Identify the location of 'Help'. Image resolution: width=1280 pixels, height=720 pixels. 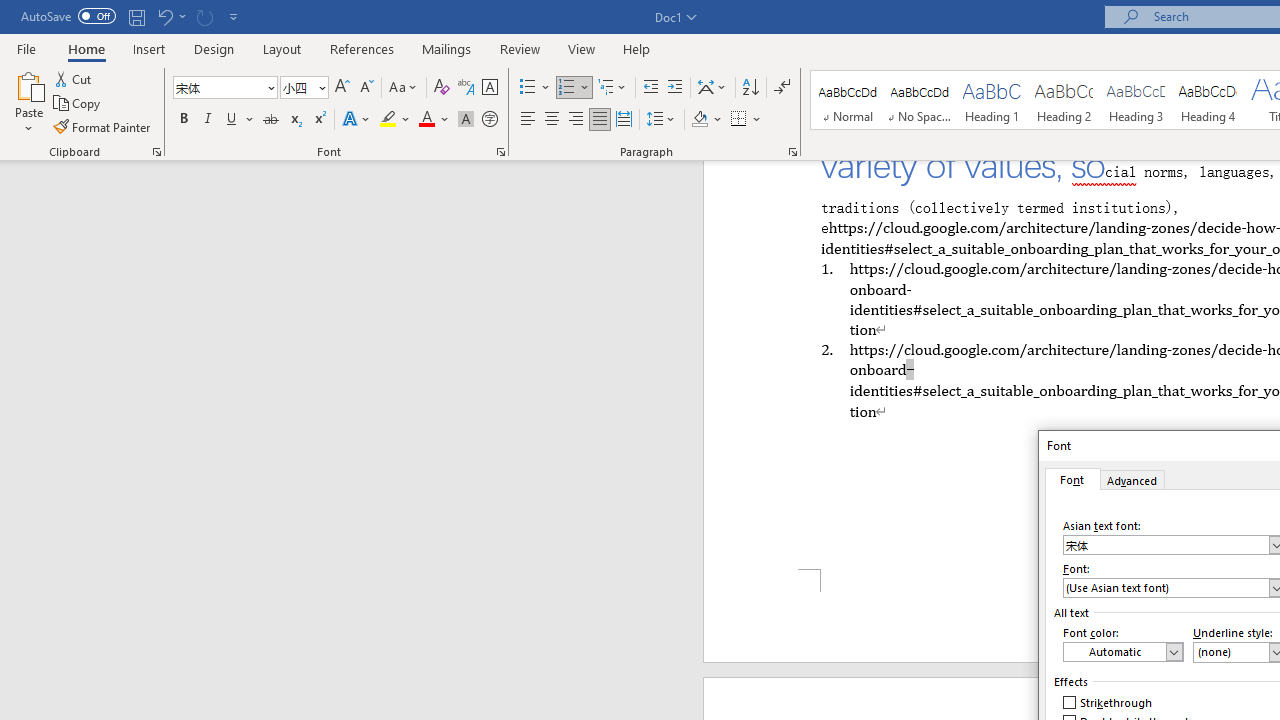
(636, 48).